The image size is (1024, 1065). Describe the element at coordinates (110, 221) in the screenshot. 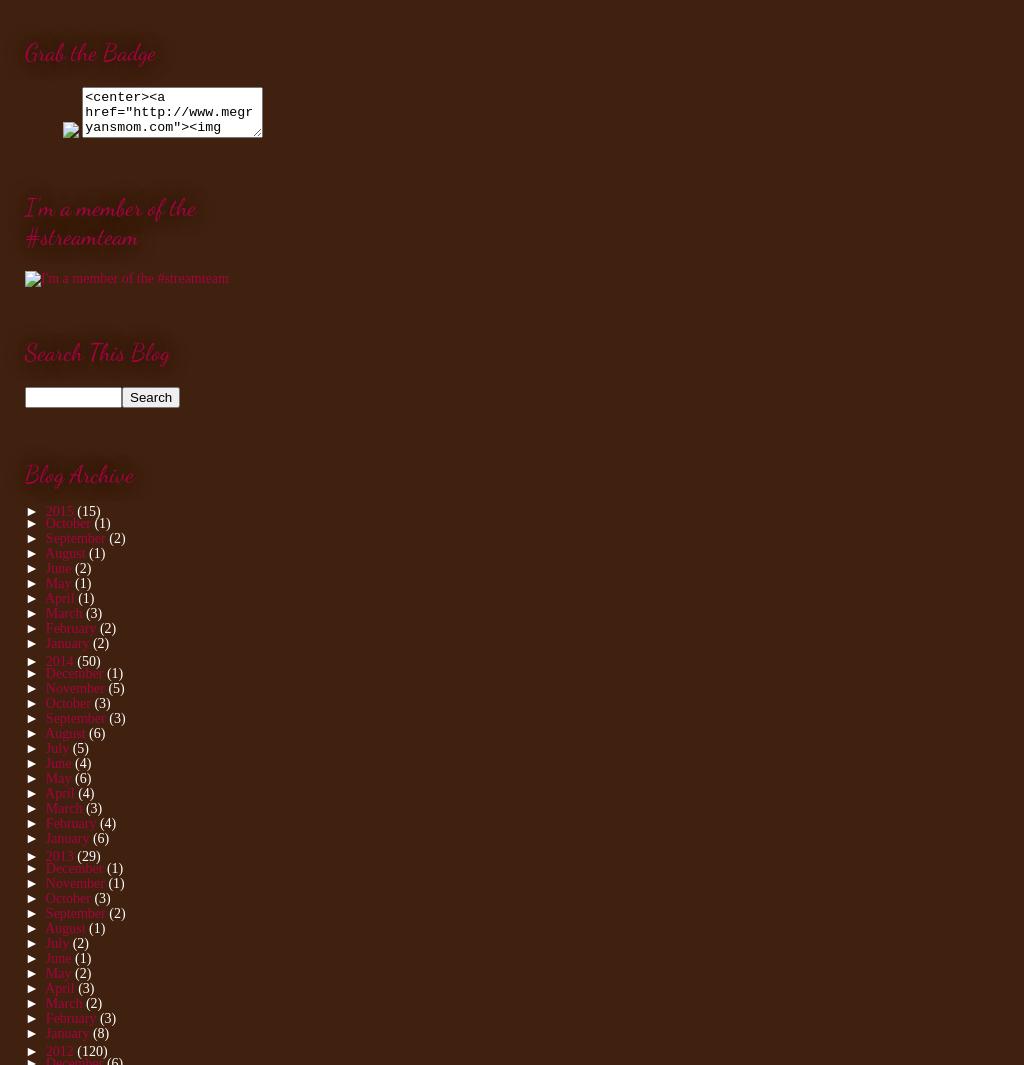

I see `'I'm a member of the #streamteam'` at that location.